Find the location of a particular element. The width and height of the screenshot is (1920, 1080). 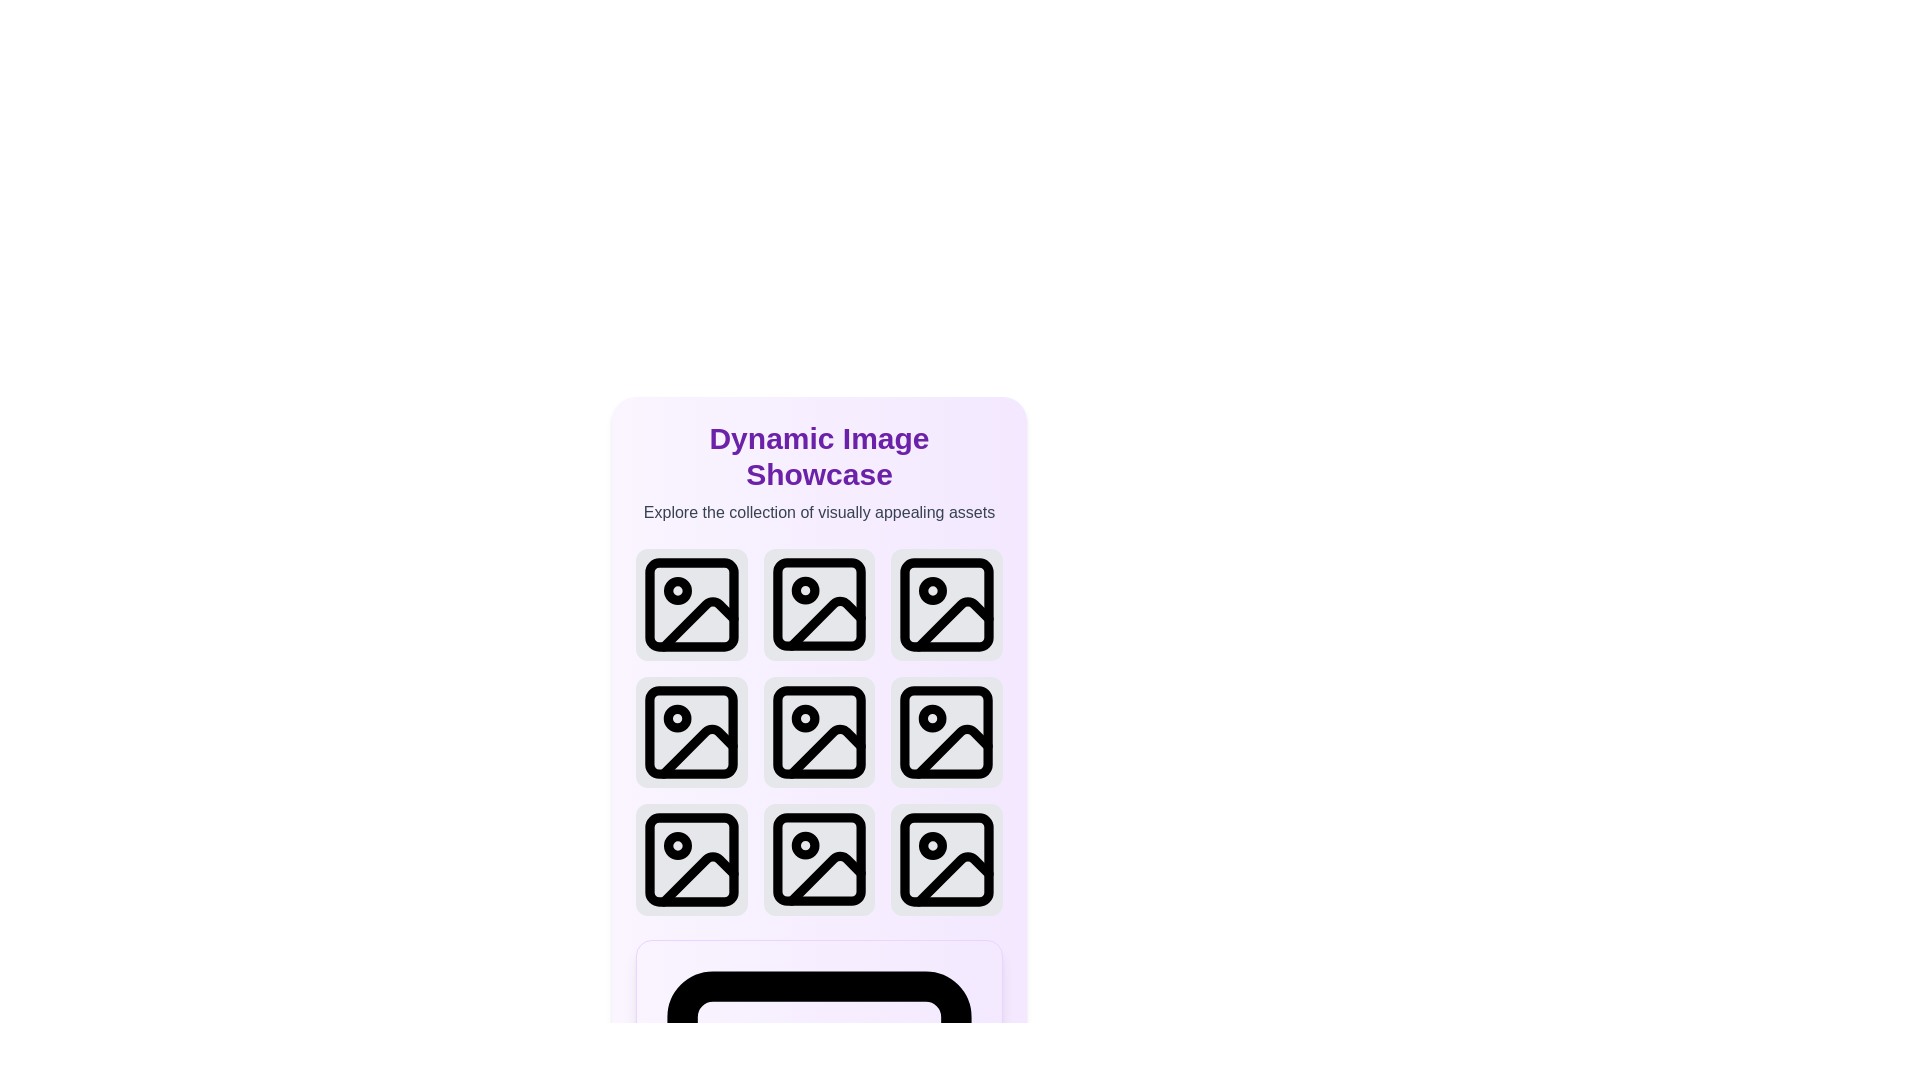

the graphical marker (circle) located in the second row and first column of the displayed grid is located at coordinates (677, 717).